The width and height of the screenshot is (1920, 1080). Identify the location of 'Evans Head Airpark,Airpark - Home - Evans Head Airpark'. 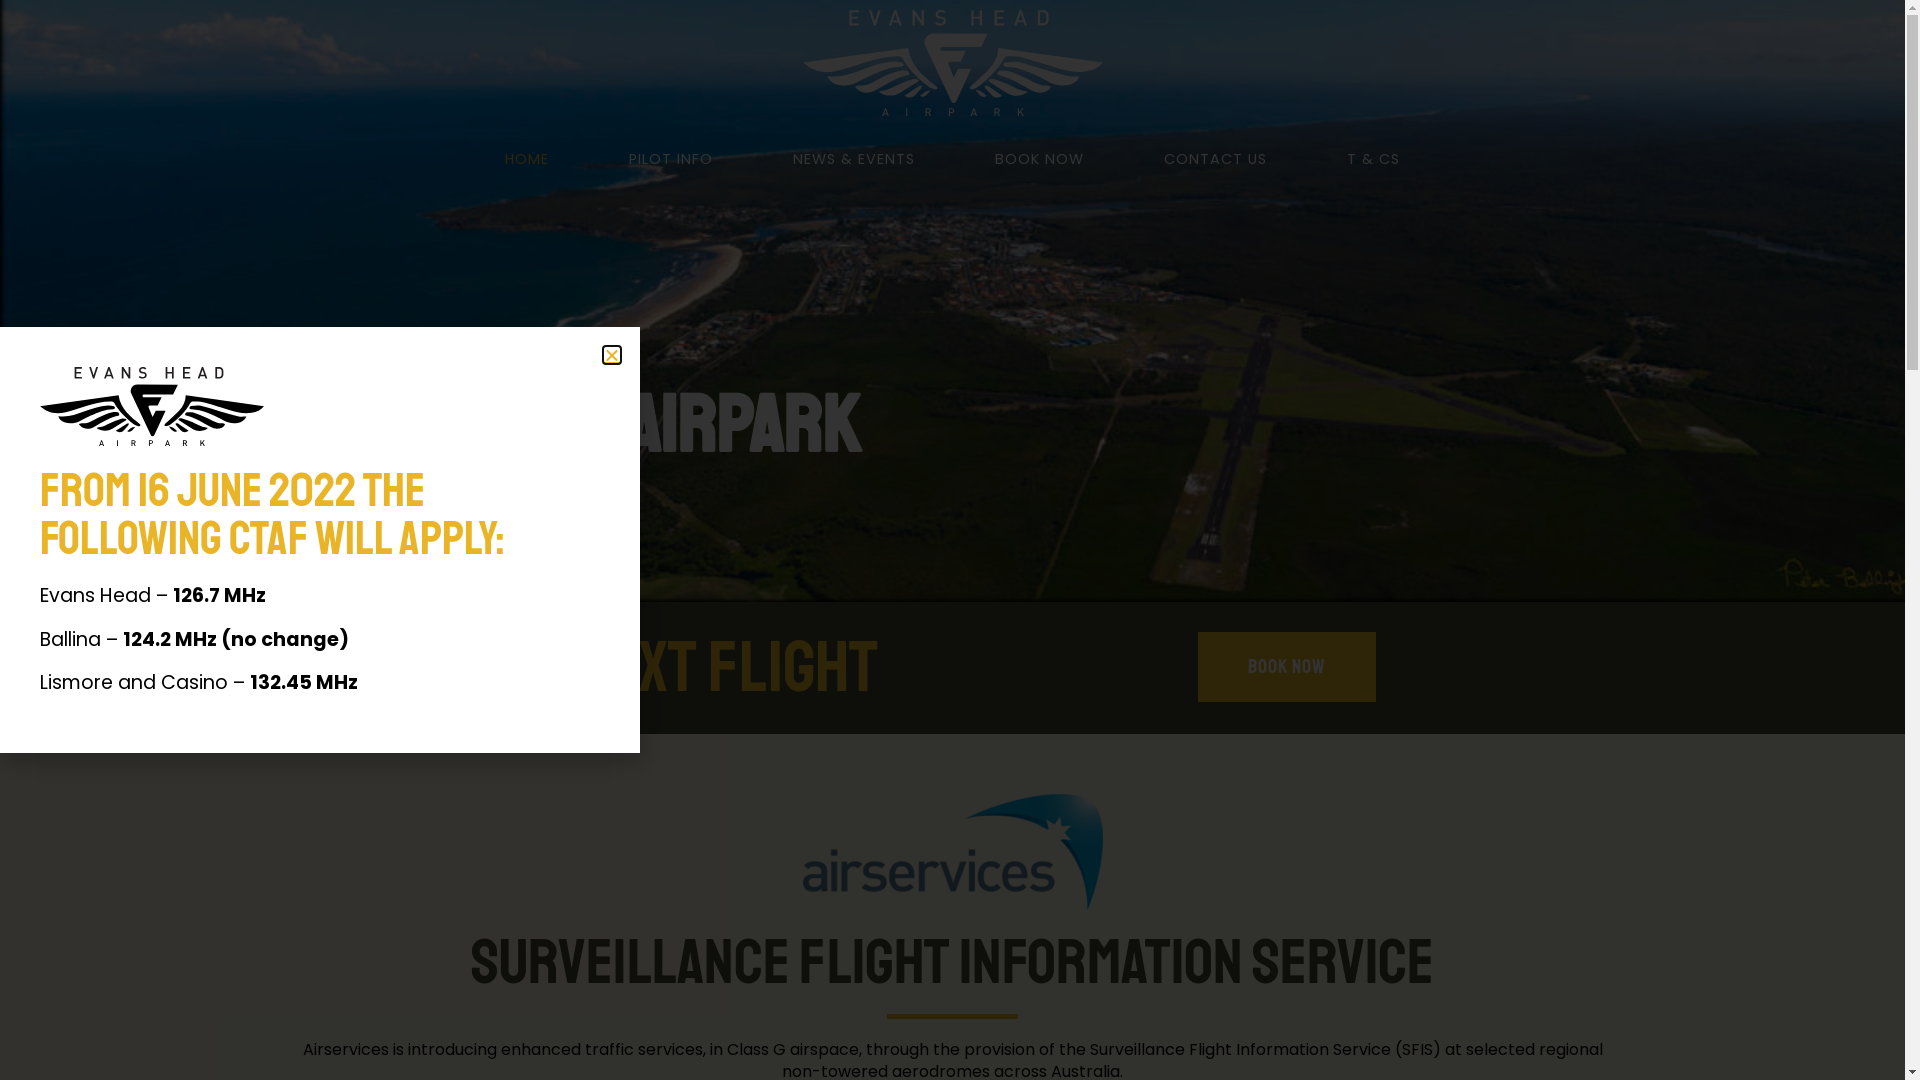
(950, 852).